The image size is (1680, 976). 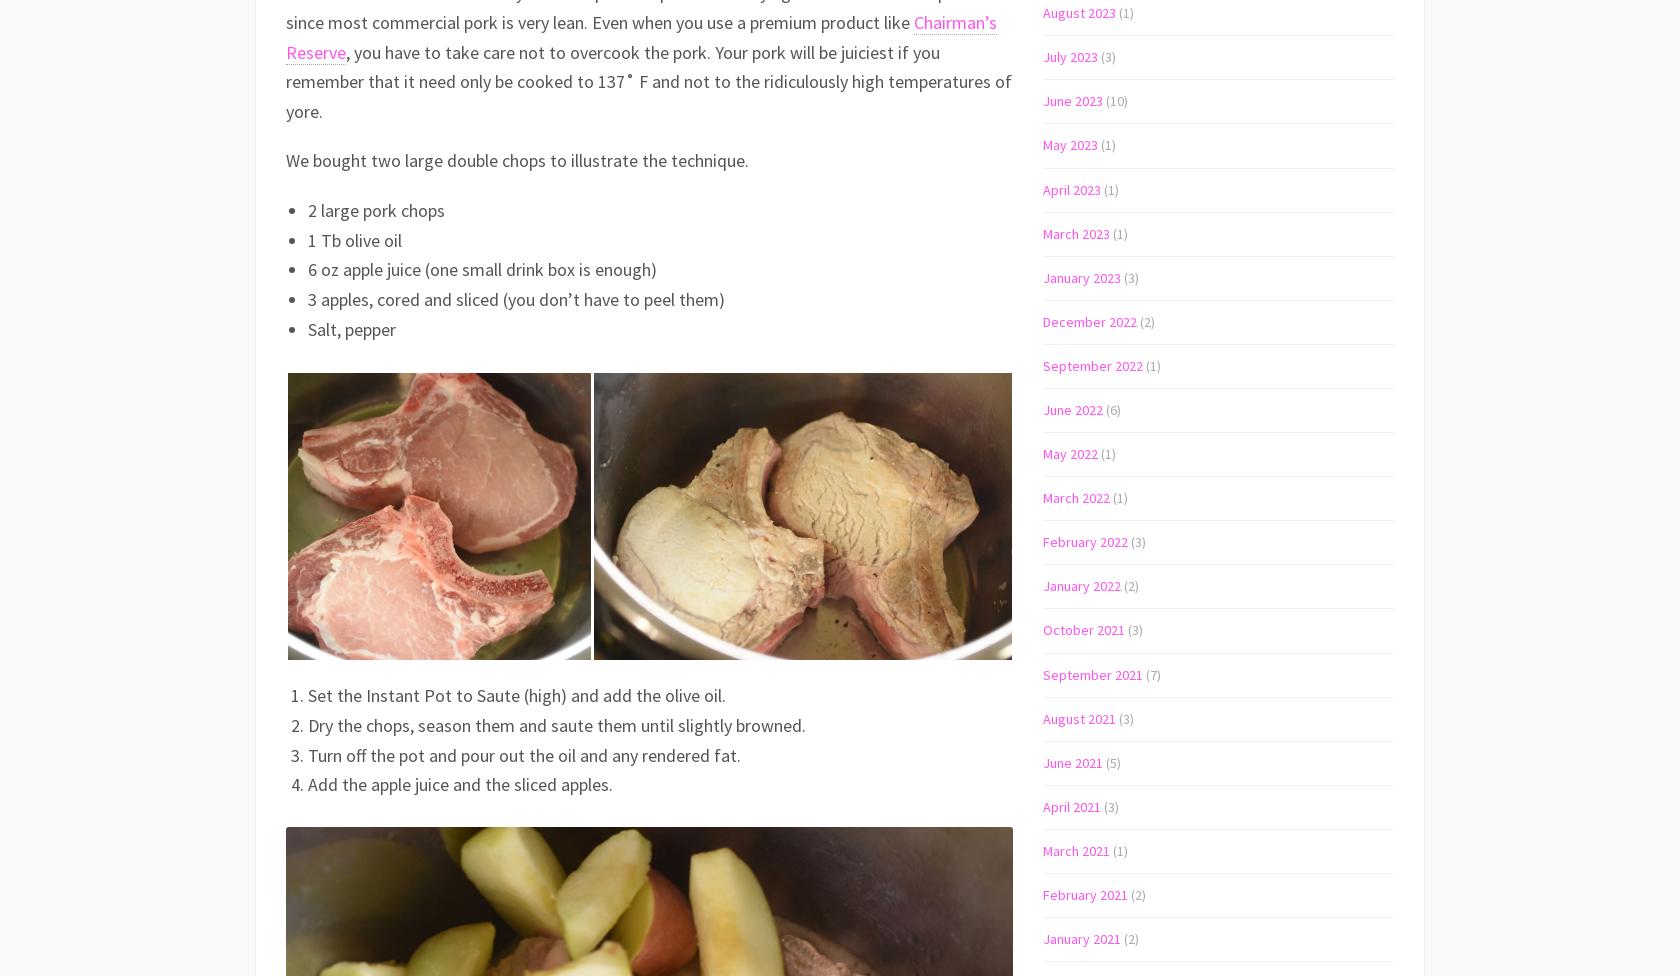 What do you see at coordinates (1072, 187) in the screenshot?
I see `'April 2023'` at bounding box center [1072, 187].